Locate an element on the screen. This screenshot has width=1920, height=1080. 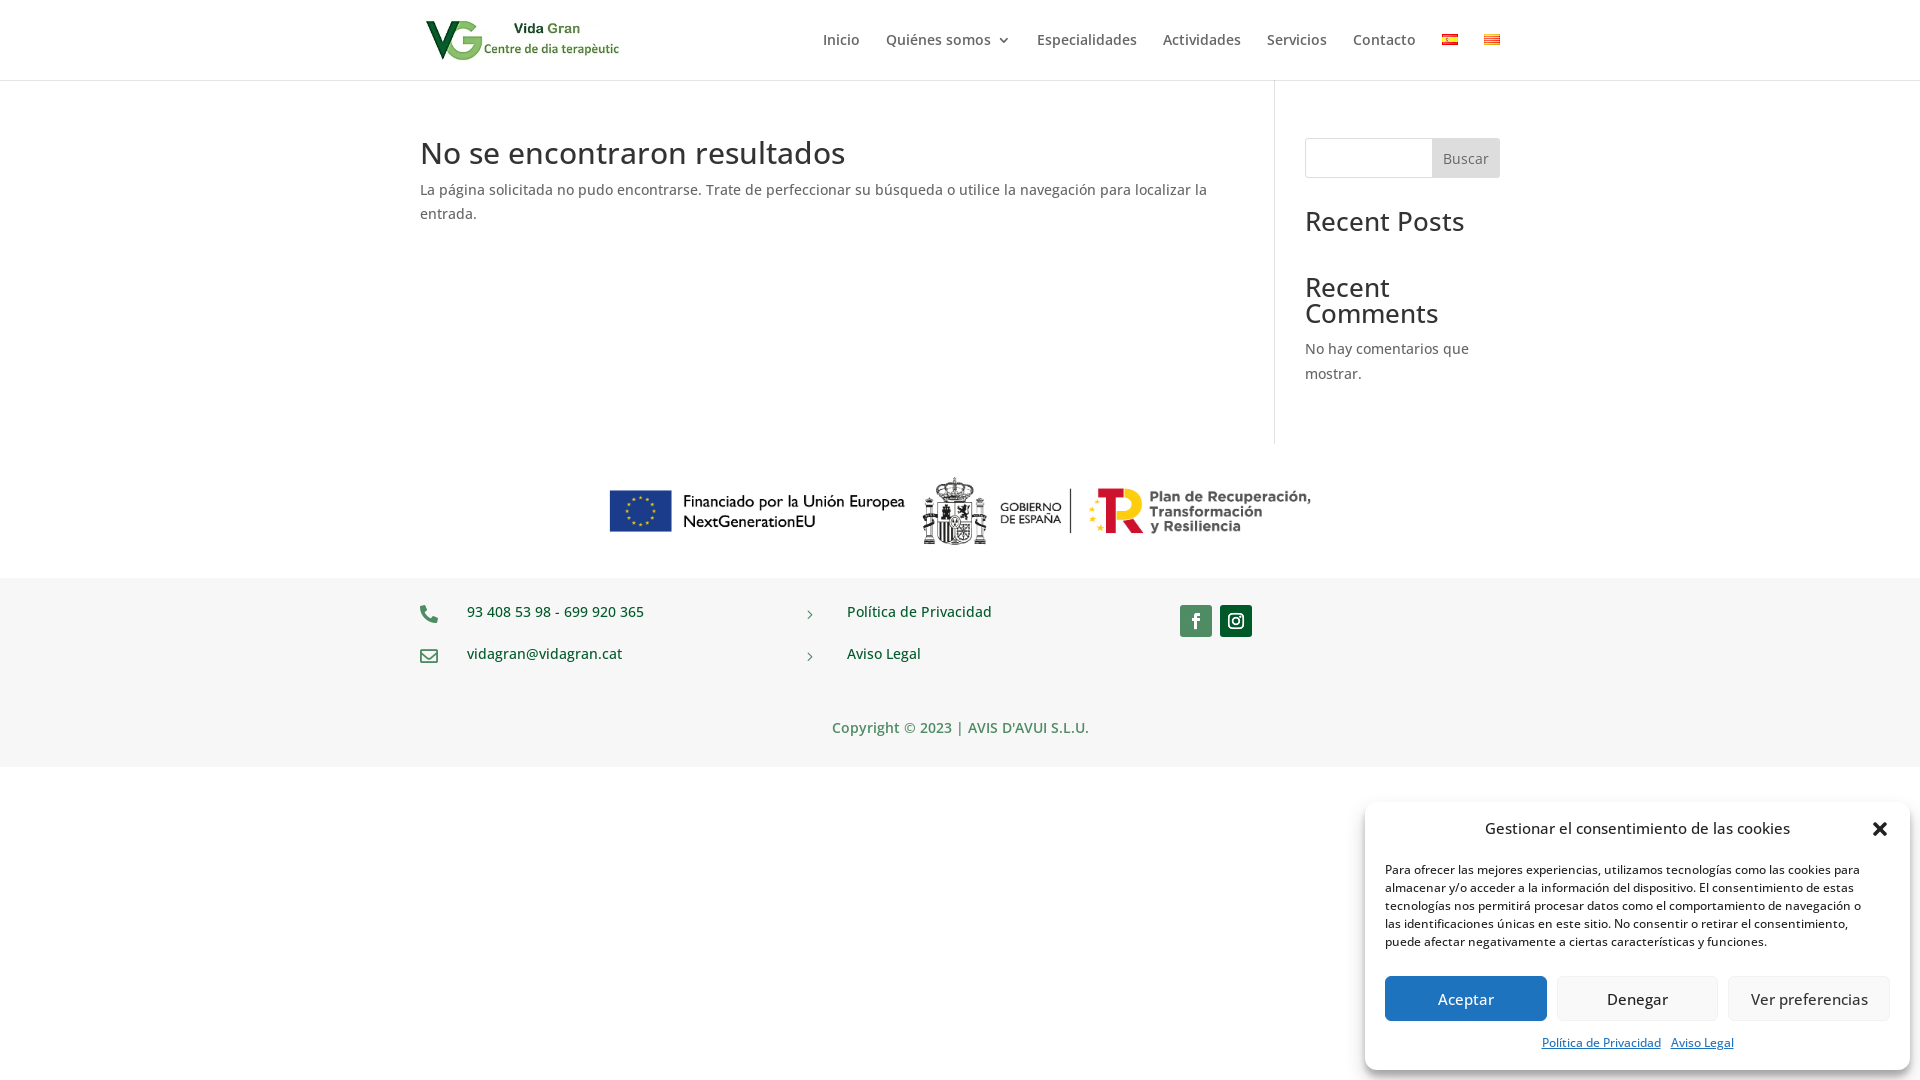
'Especialidades' is located at coordinates (1085, 55).